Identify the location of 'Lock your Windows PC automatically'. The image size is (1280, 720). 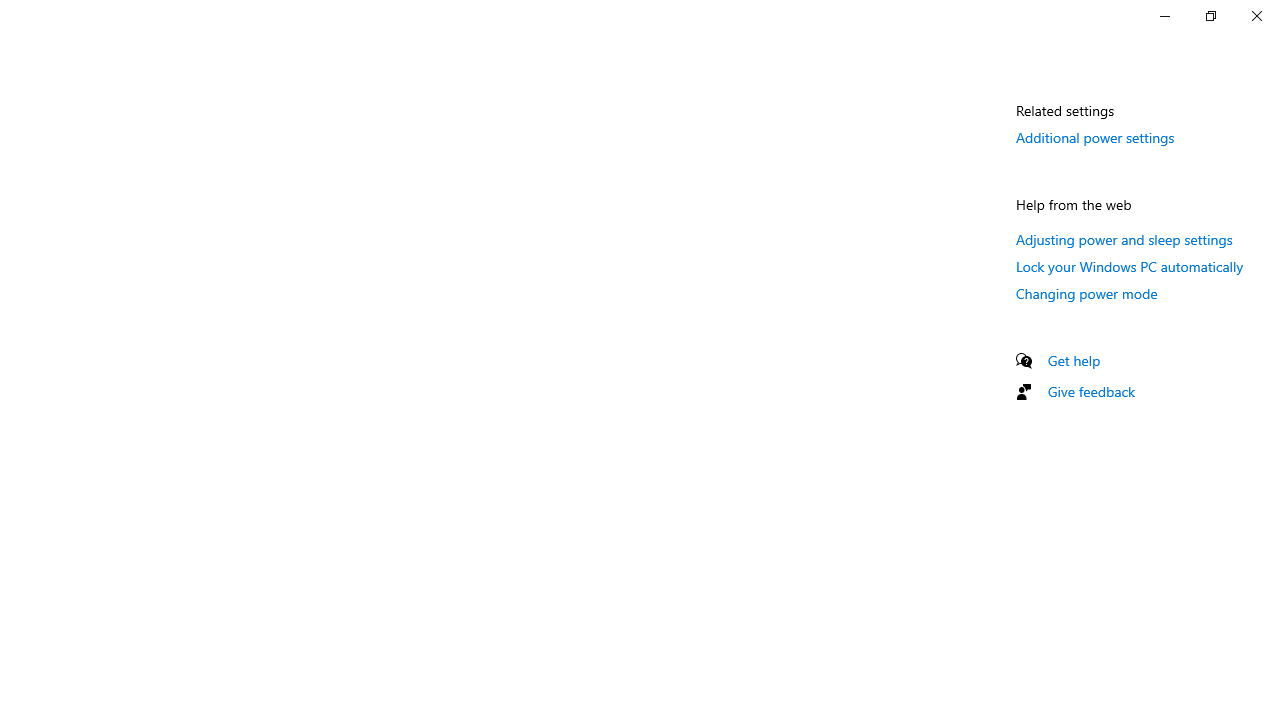
(1130, 265).